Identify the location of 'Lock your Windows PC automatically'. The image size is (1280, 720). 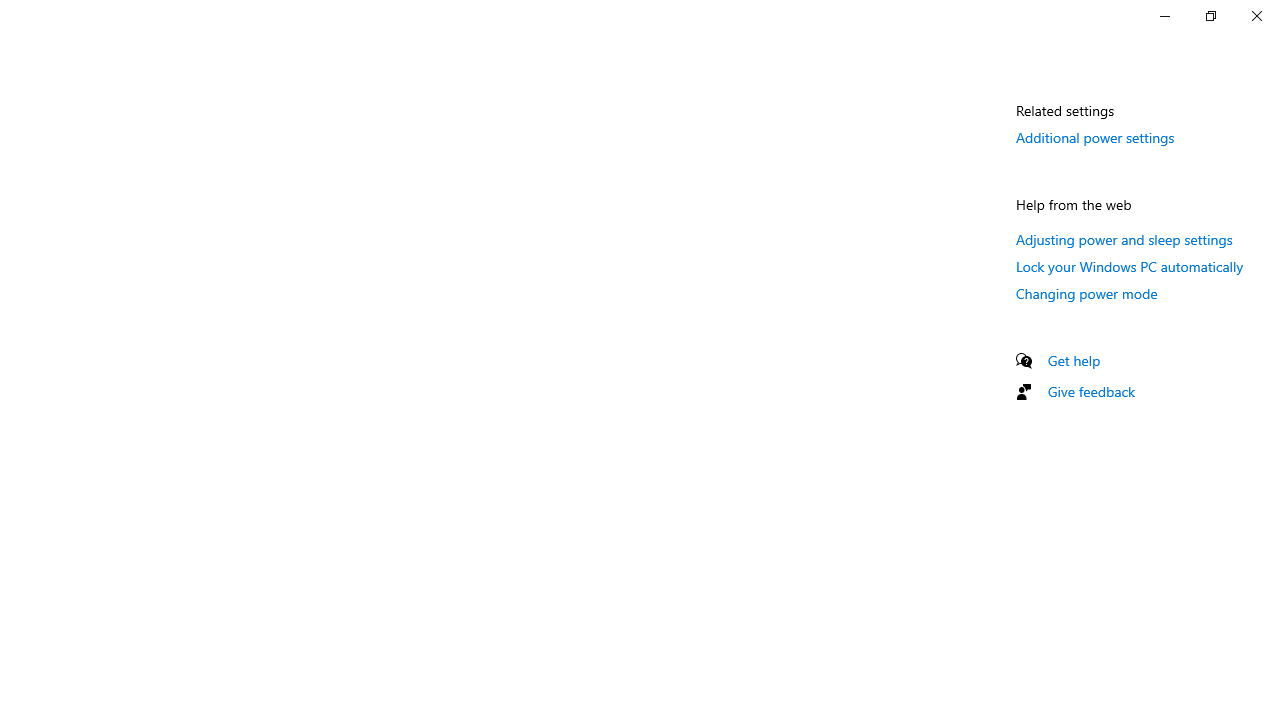
(1130, 265).